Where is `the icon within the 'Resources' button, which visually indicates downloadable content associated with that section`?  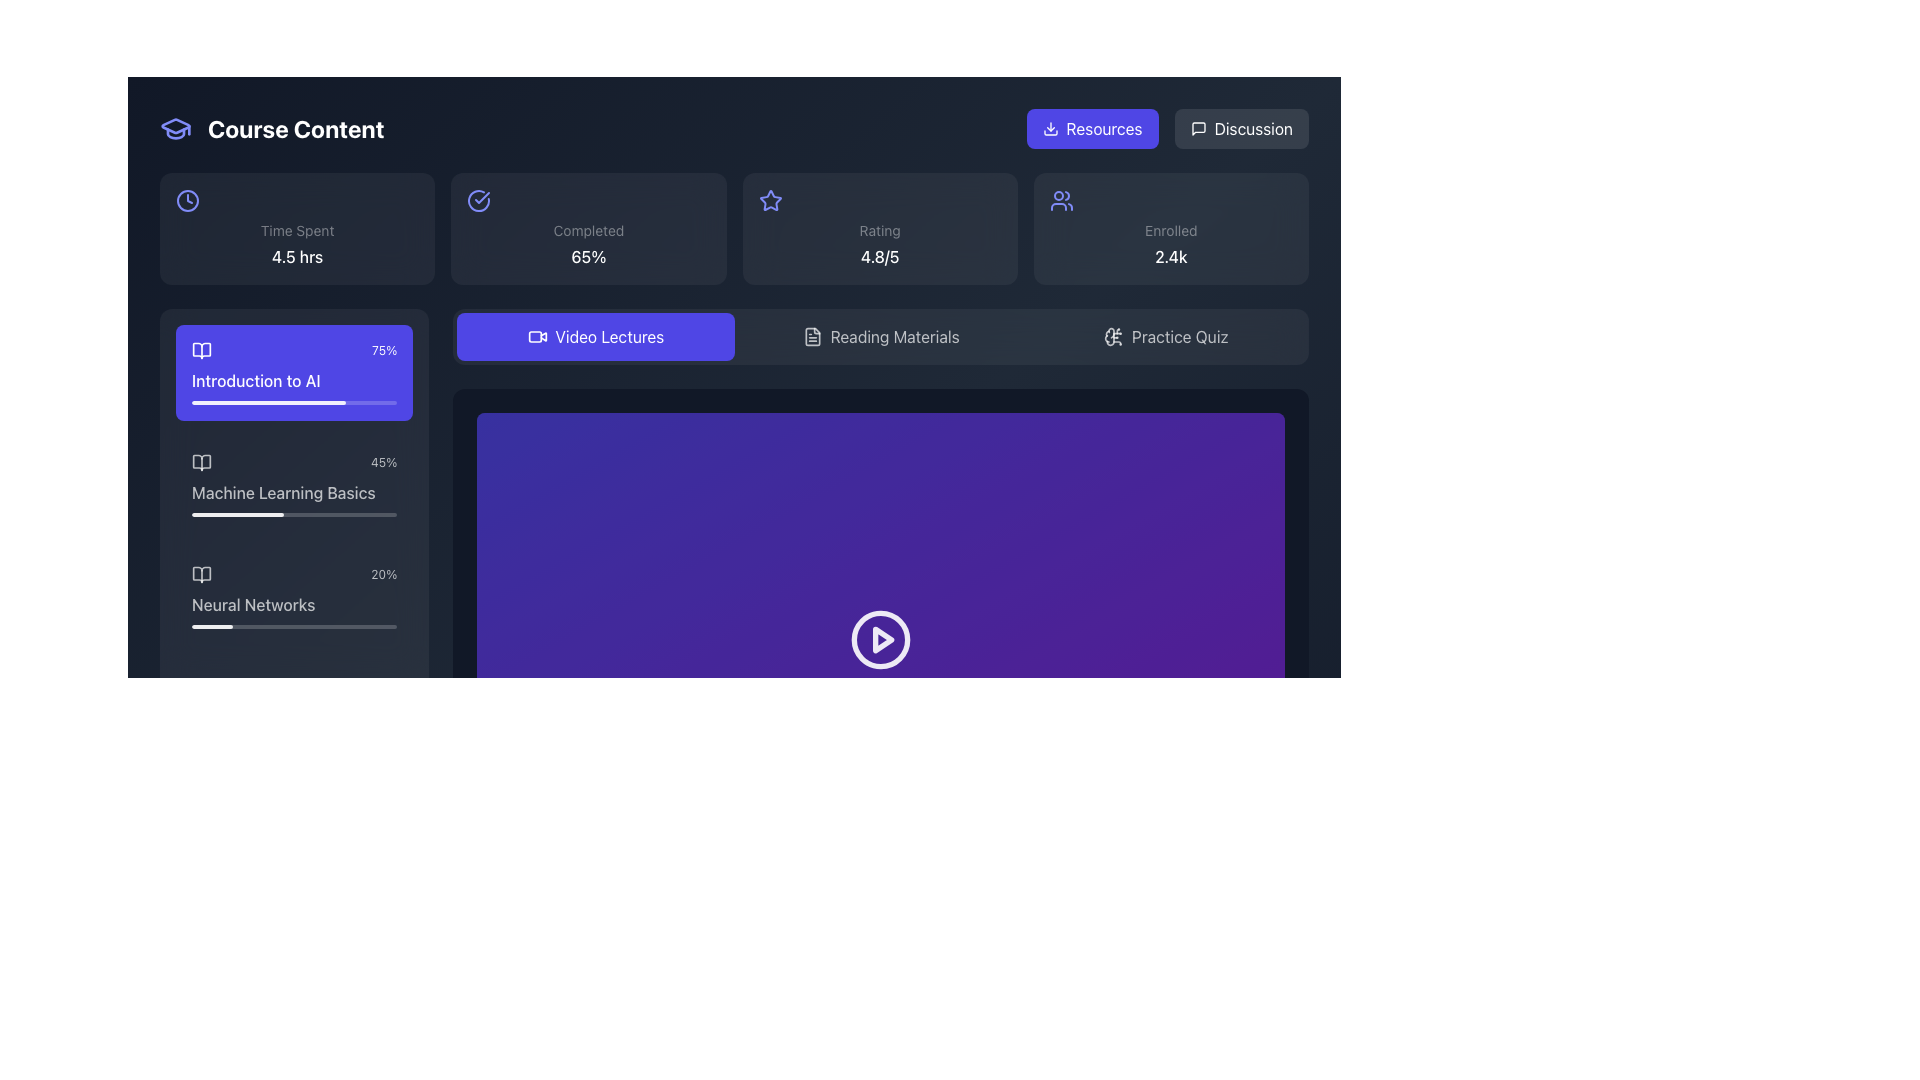
the icon within the 'Resources' button, which visually indicates downloadable content associated with that section is located at coordinates (1049, 128).